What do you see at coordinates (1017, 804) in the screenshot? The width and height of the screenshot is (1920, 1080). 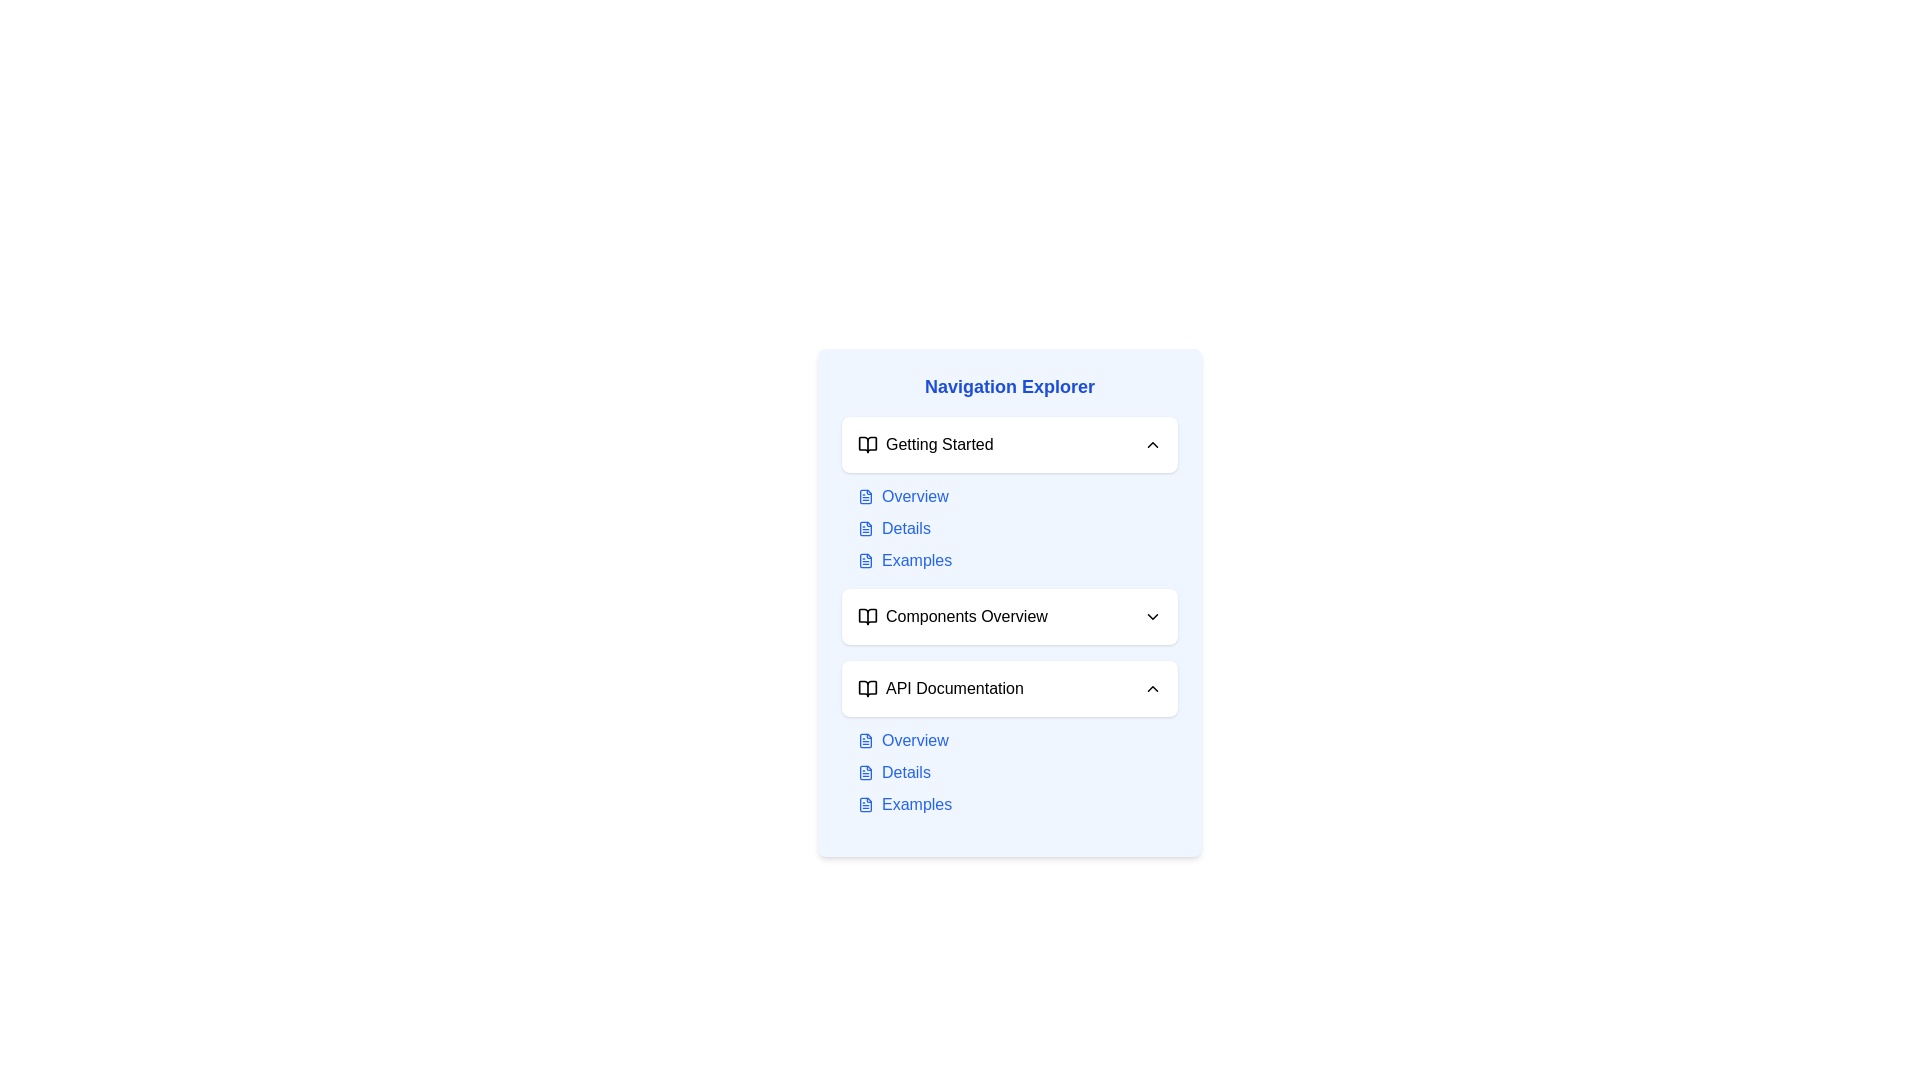 I see `the 'Examples' hyperlink in the 'API Documentation' section` at bounding box center [1017, 804].